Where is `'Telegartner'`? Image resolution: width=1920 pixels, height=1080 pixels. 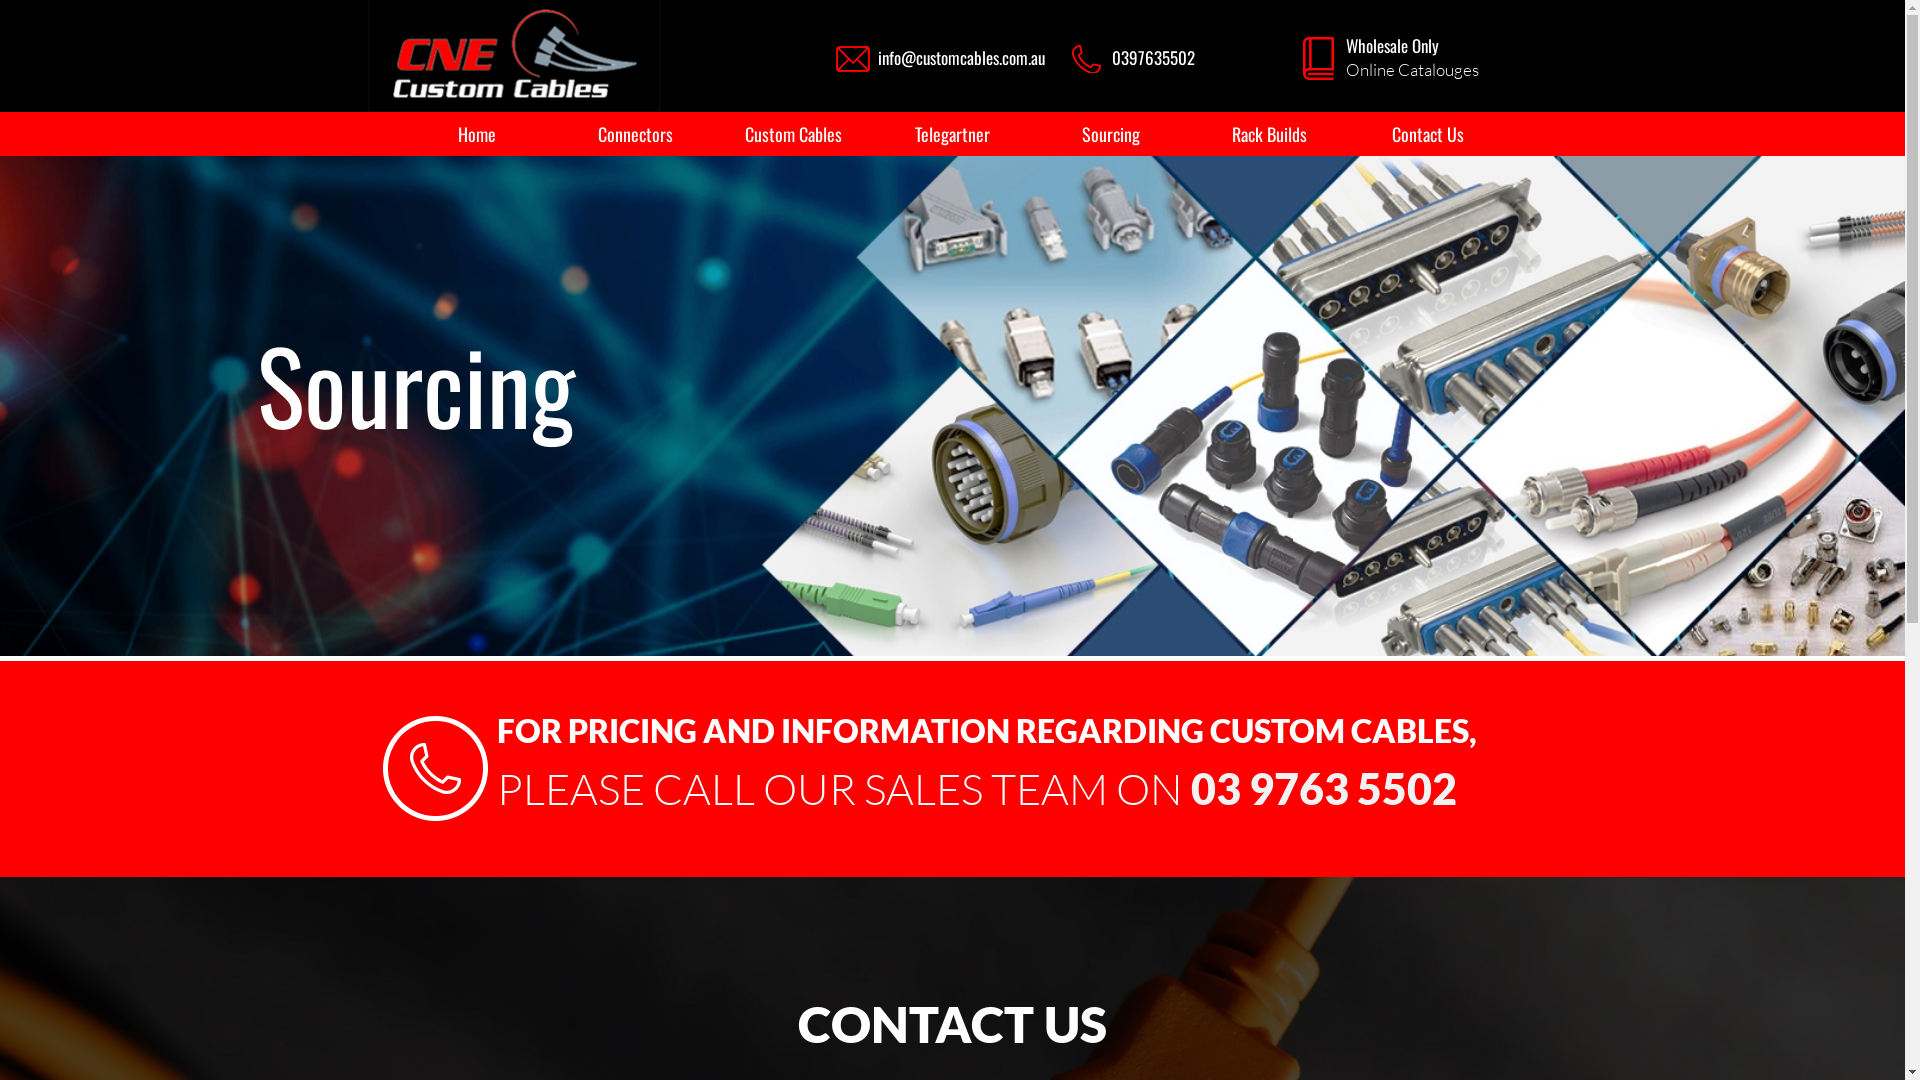
'Telegartner' is located at coordinates (873, 134).